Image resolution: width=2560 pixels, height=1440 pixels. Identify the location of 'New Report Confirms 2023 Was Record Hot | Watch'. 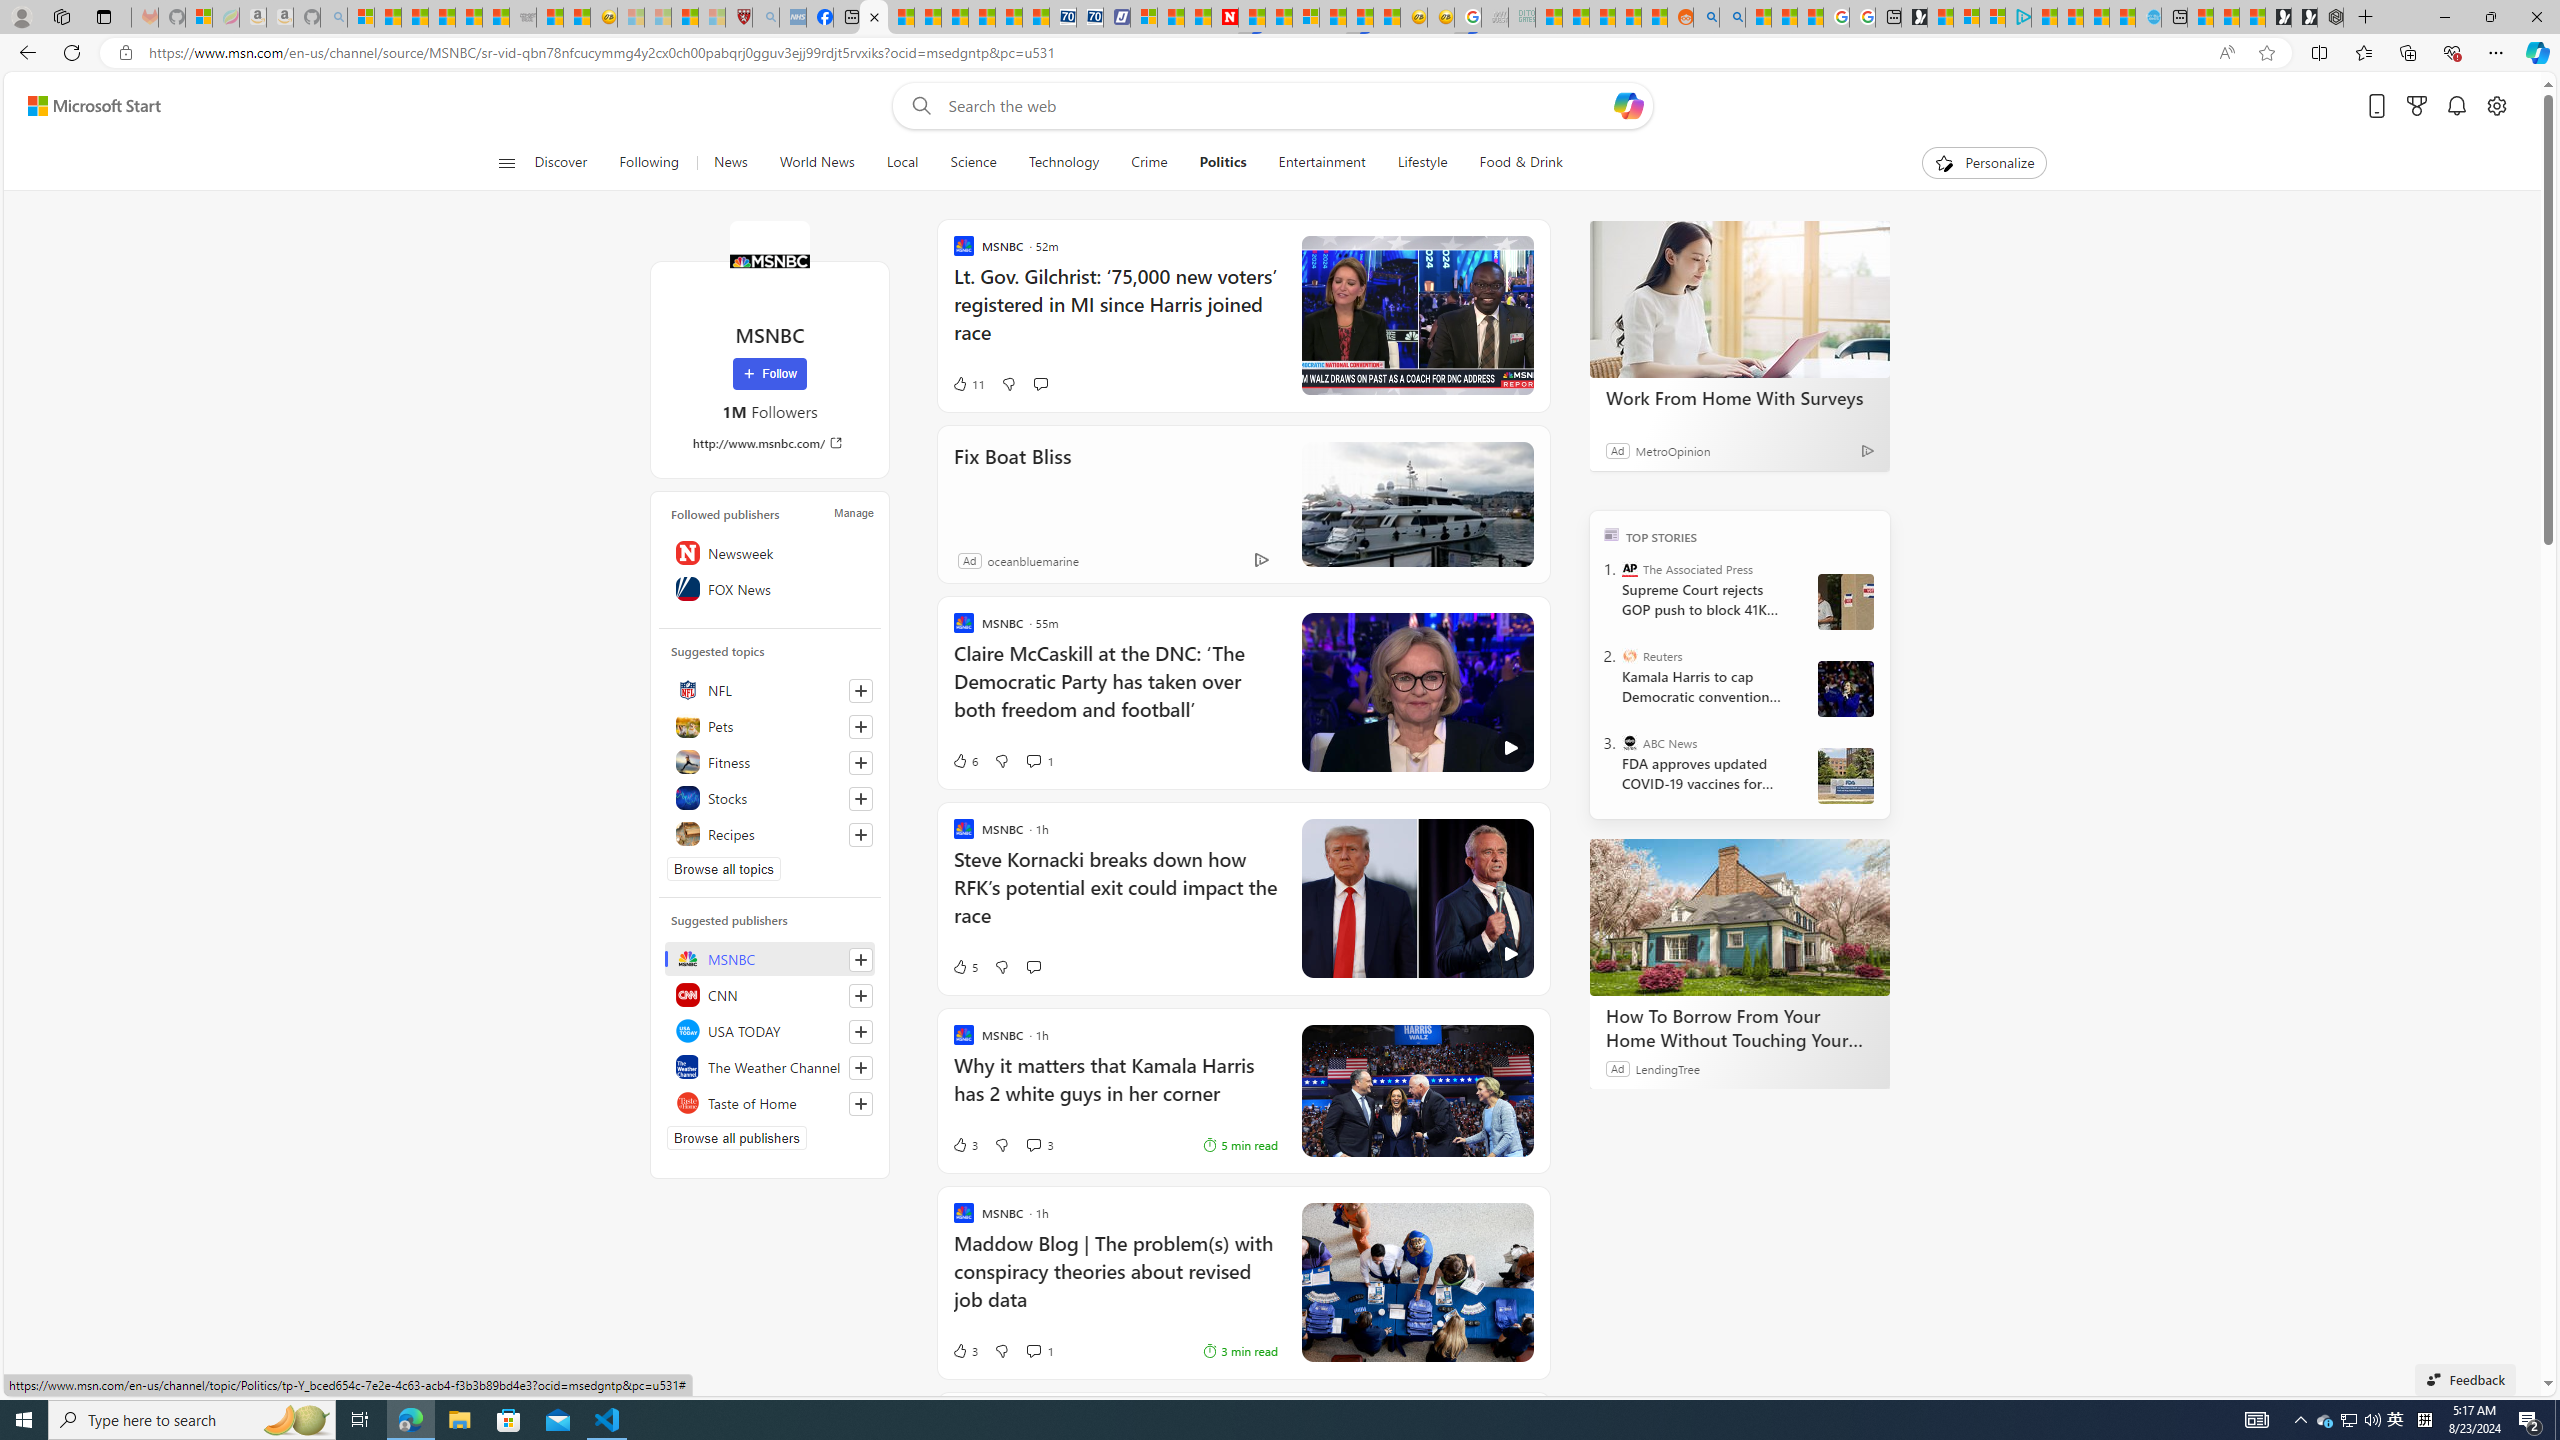
(468, 16).